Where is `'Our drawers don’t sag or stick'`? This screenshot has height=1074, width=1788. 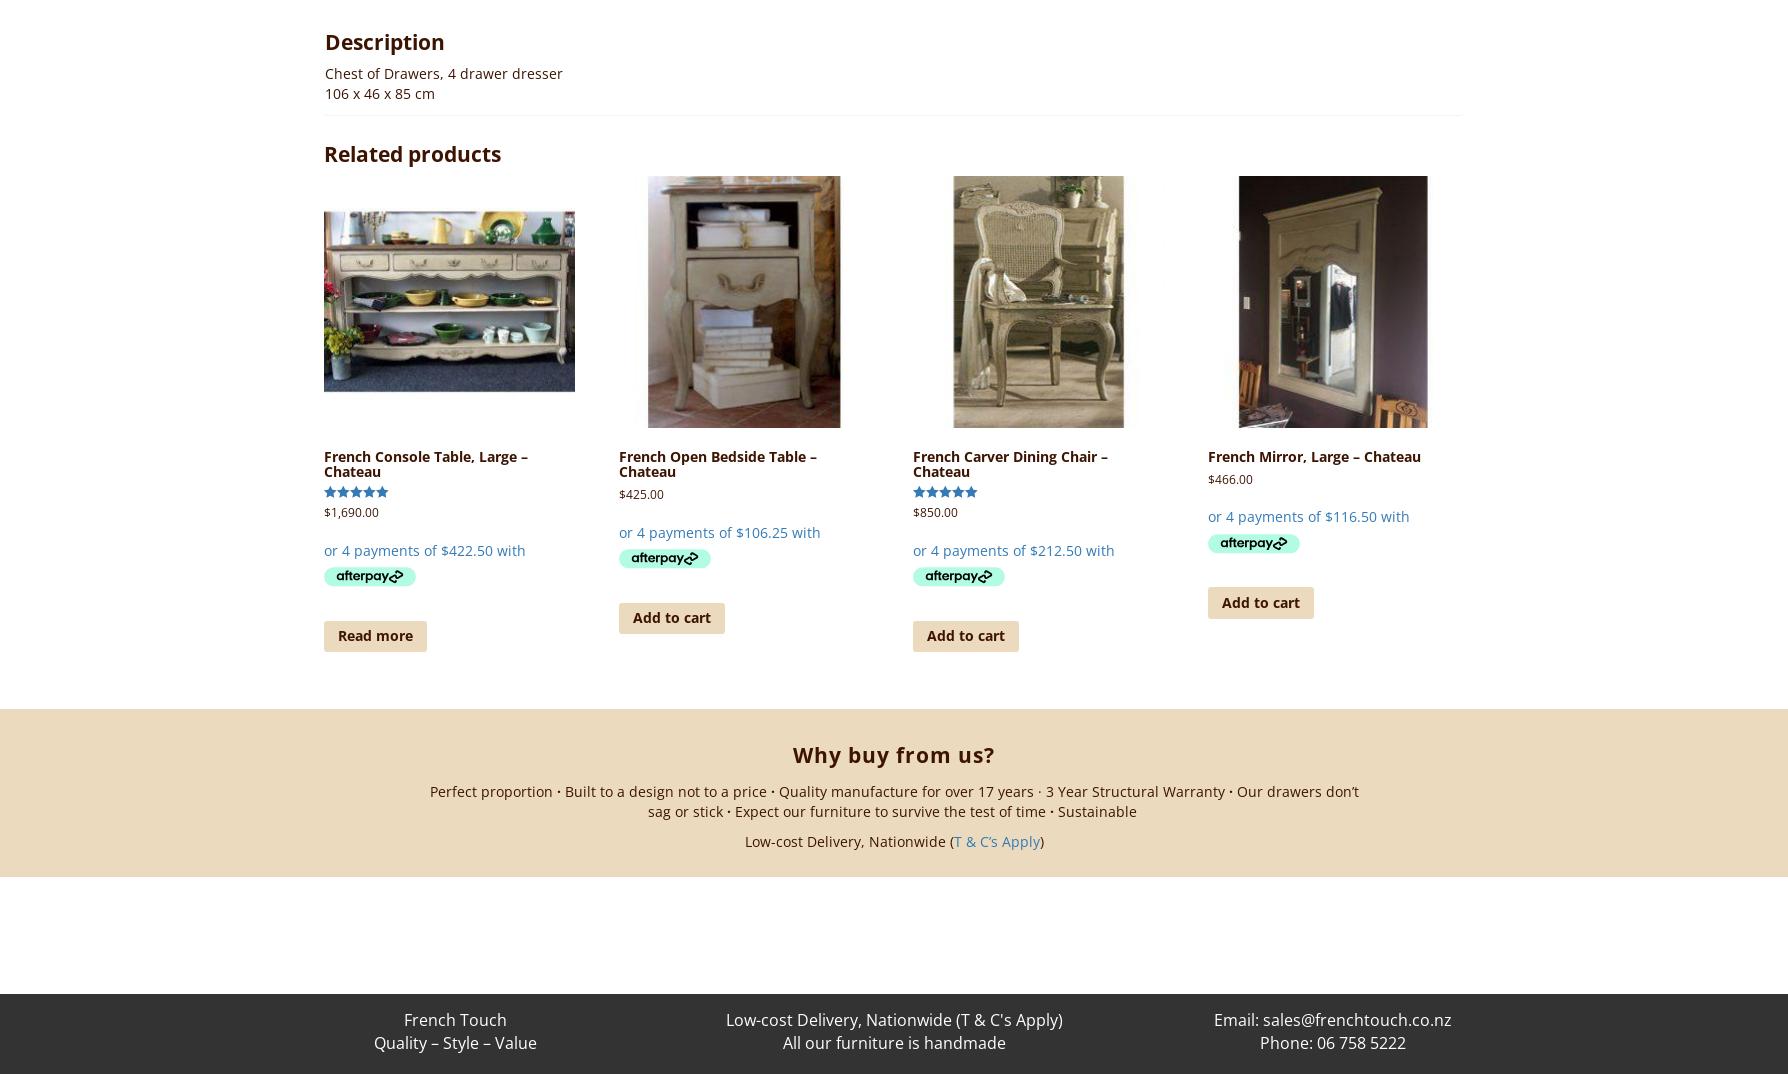
'Our drawers don’t sag or stick' is located at coordinates (647, 799).